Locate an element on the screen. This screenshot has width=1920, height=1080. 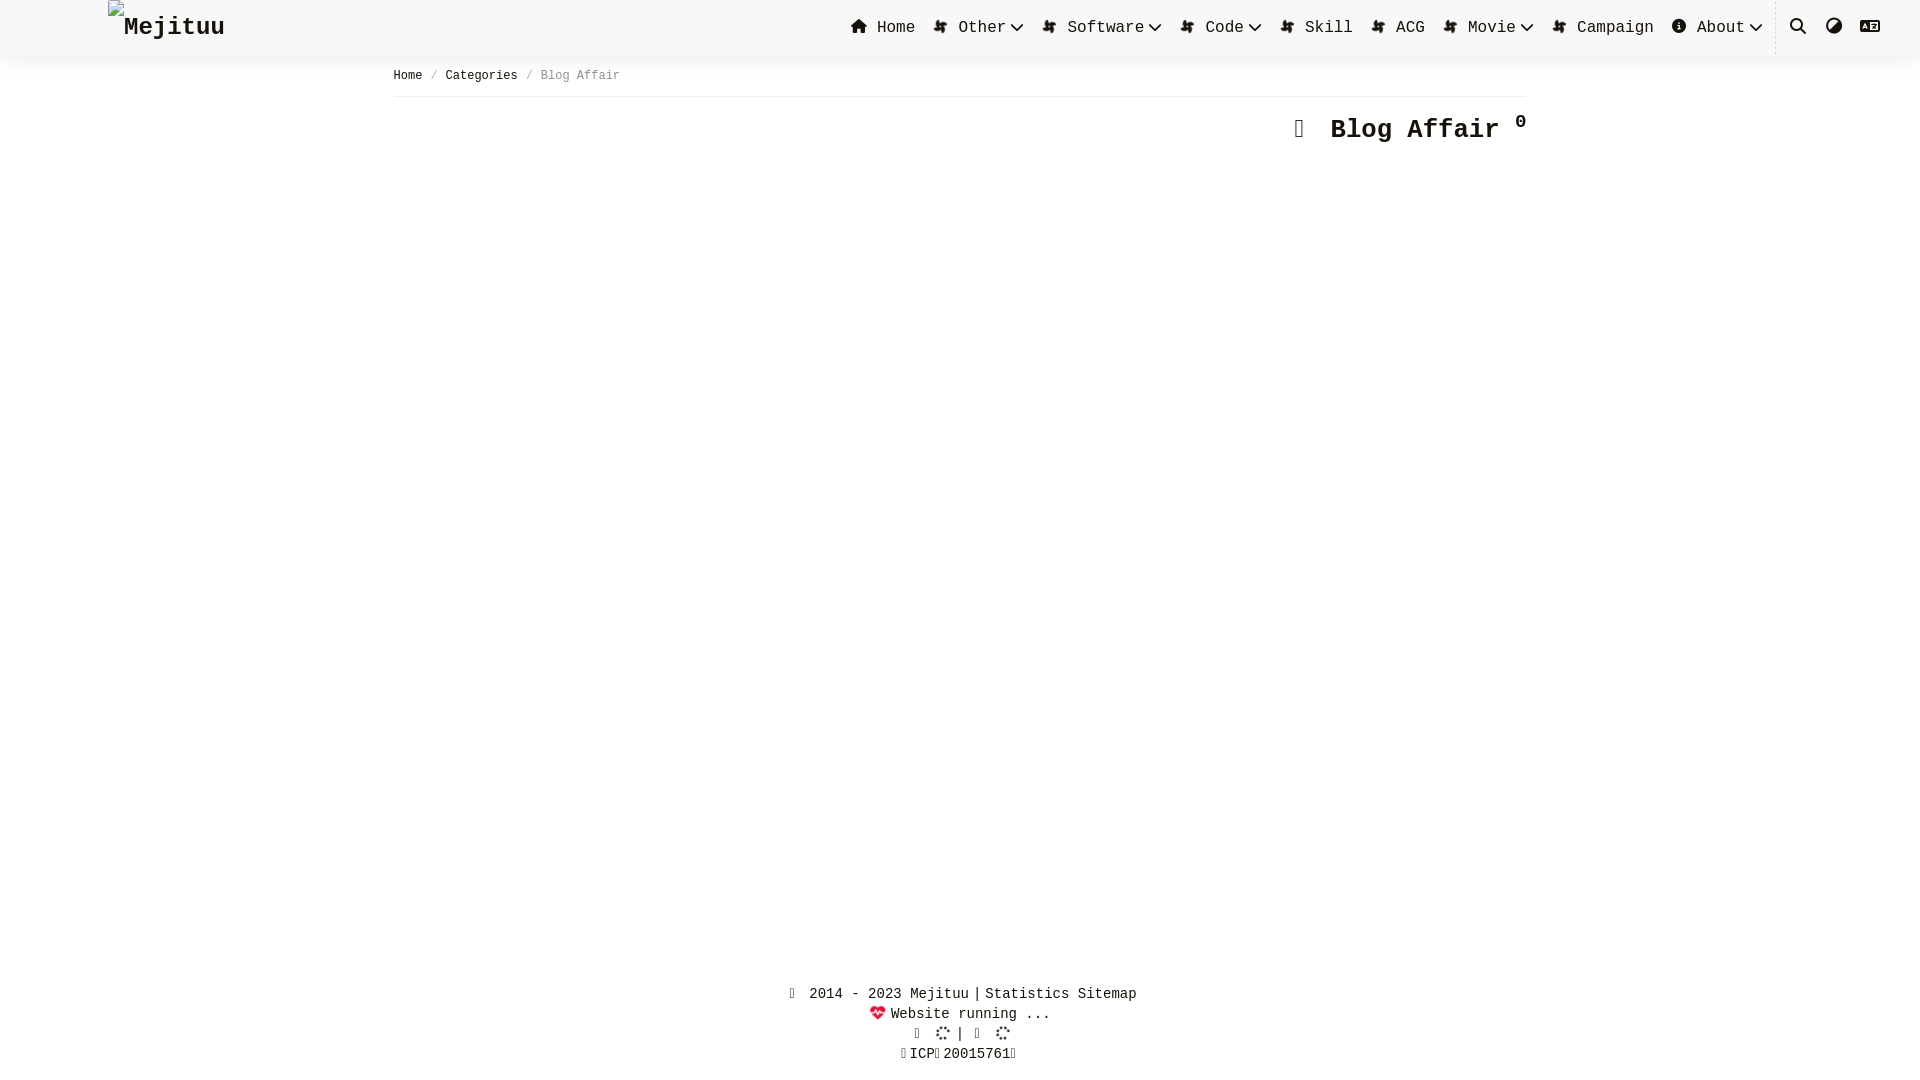
'Software' is located at coordinates (1090, 27).